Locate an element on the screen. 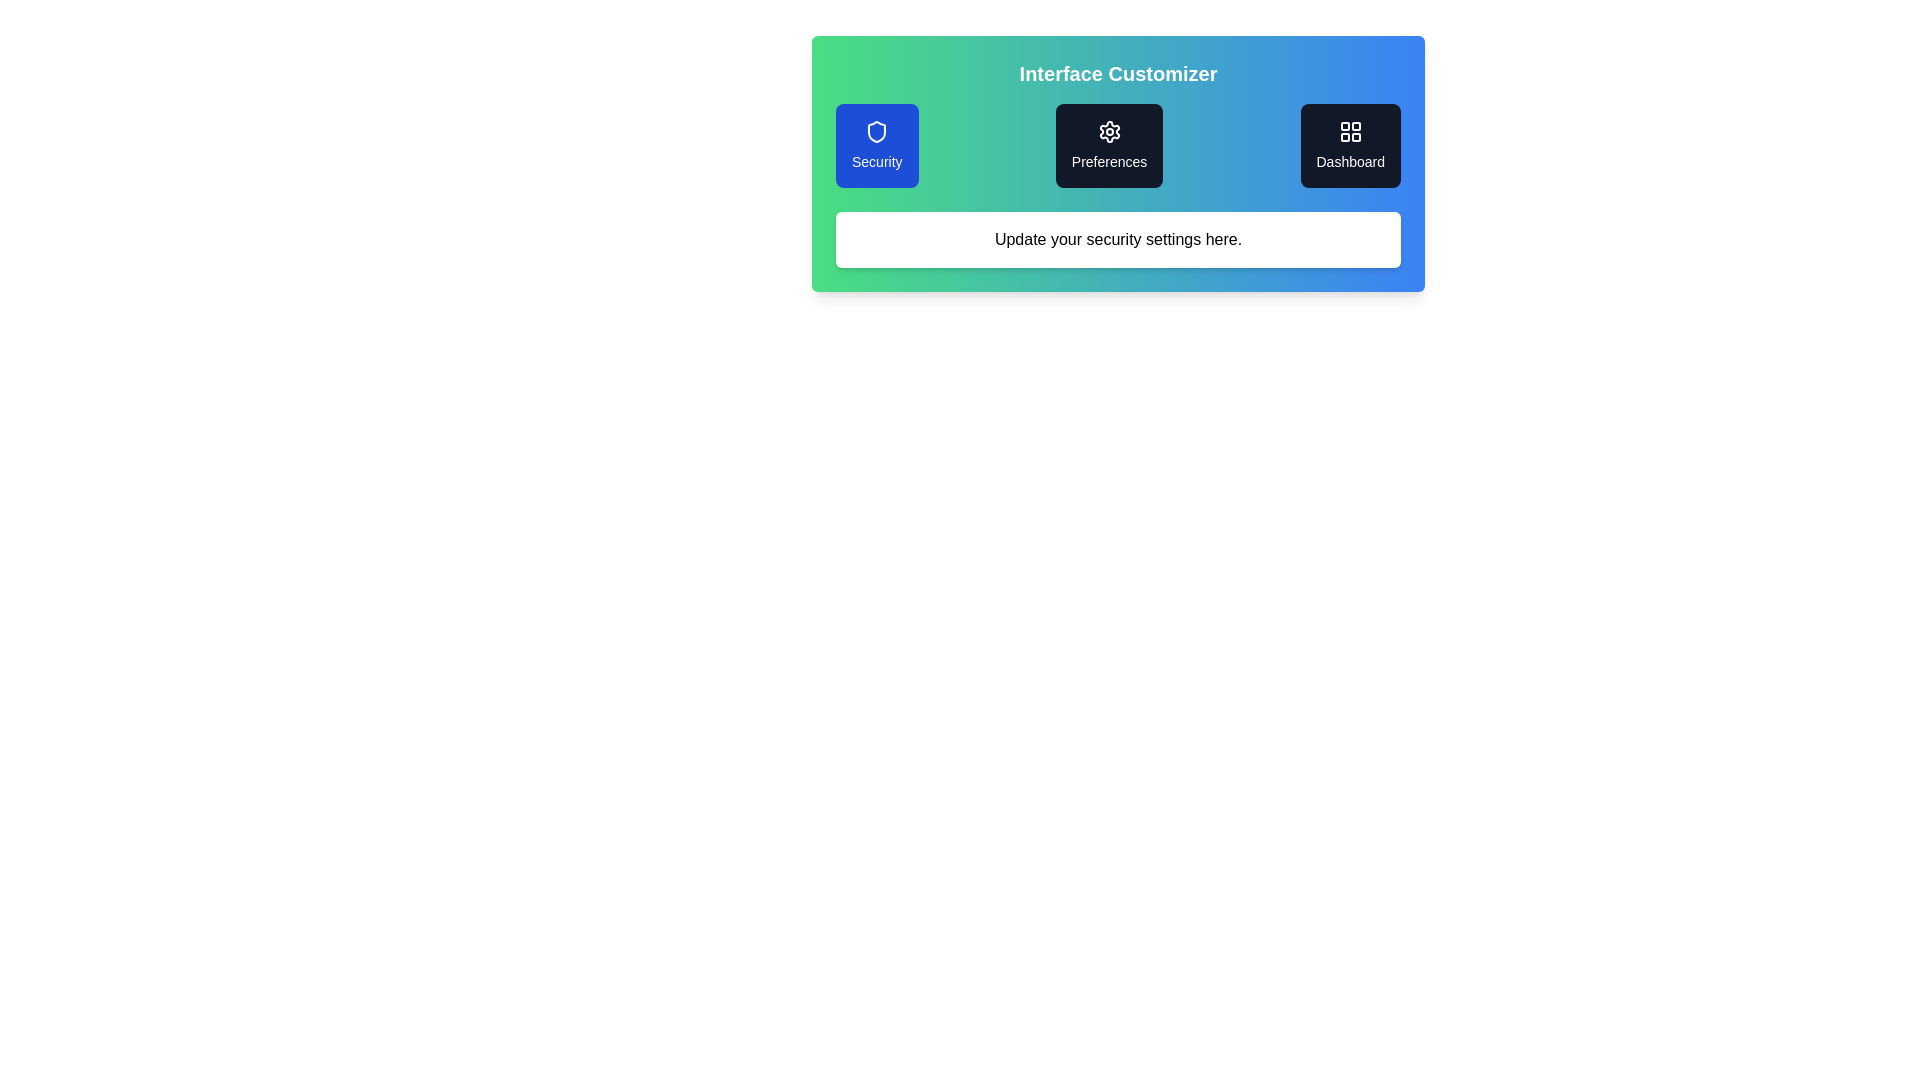  cog or gear icon within the 'Preferences' tile, which is located between the 'Security' tile and the 'Dashboard' tile at the top section of the interface is located at coordinates (1108, 131).